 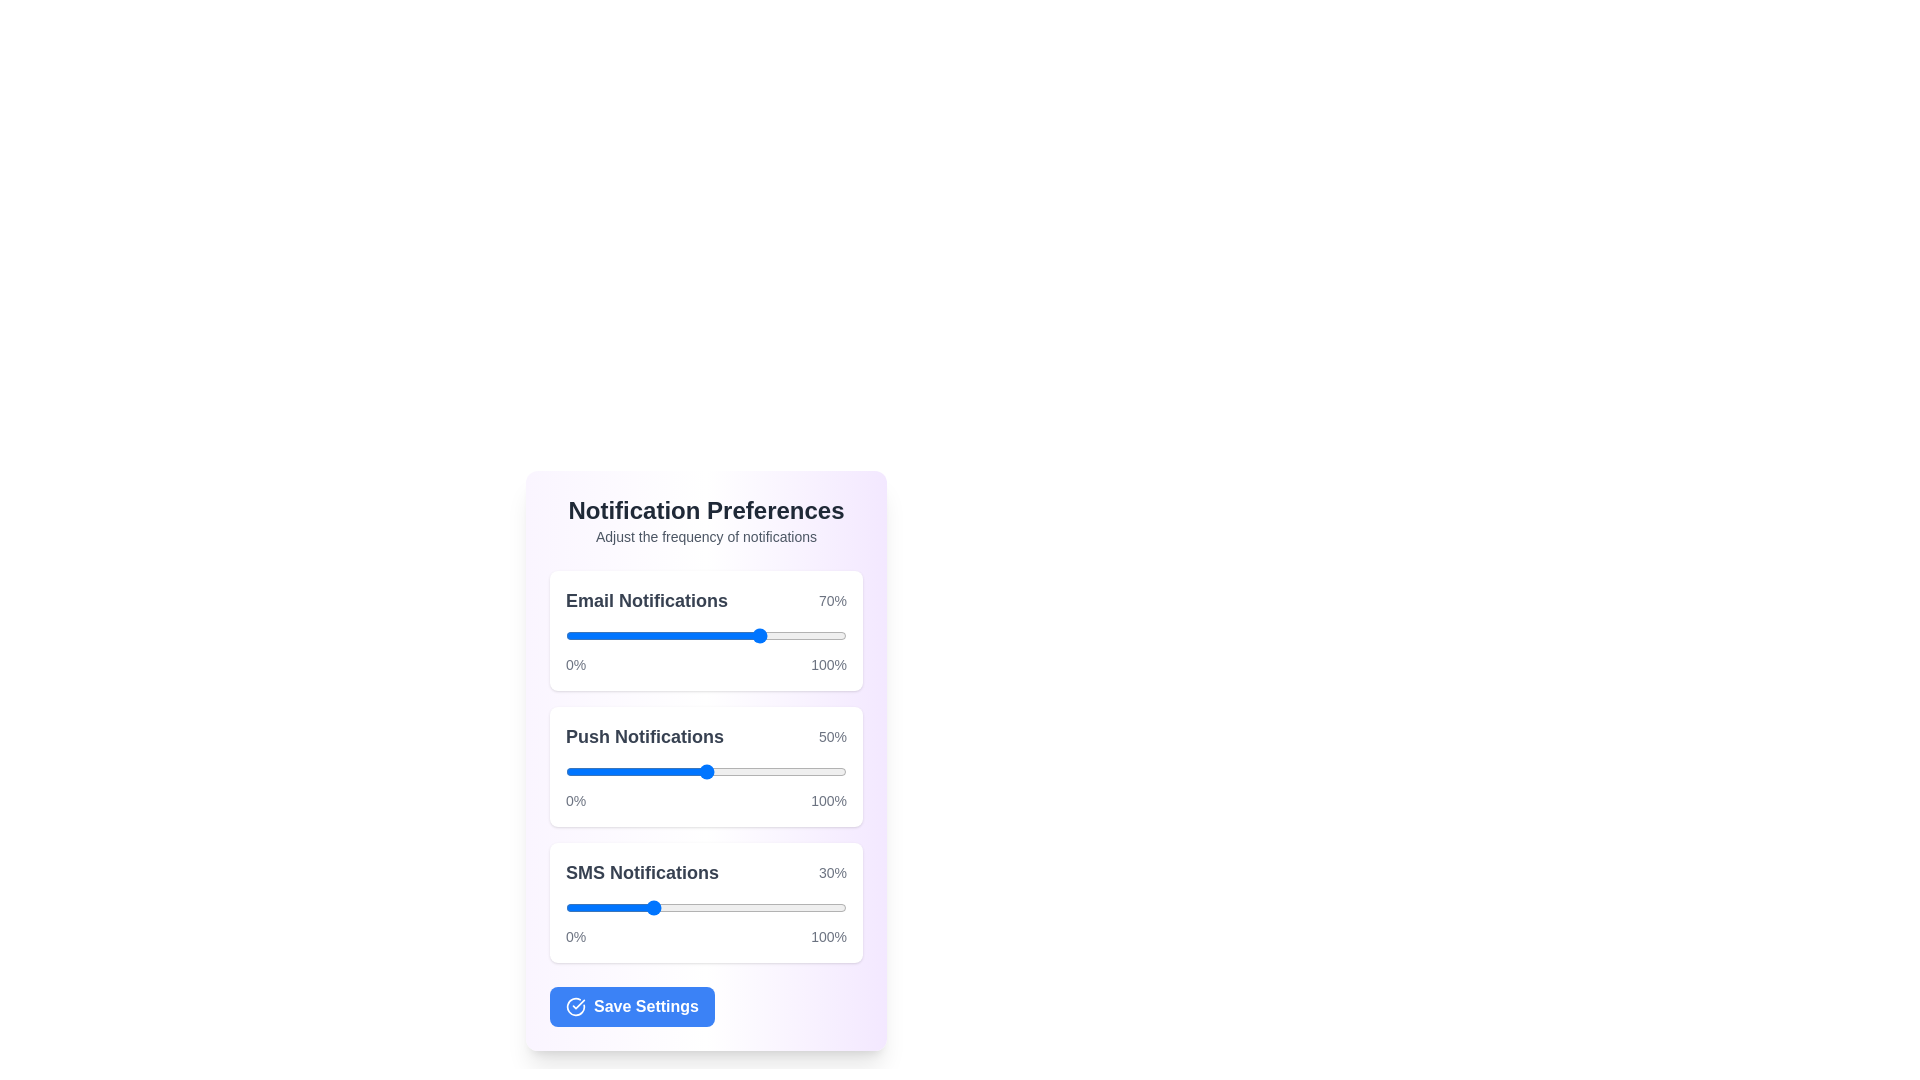 I want to click on SMS notification slider, so click(x=761, y=907).